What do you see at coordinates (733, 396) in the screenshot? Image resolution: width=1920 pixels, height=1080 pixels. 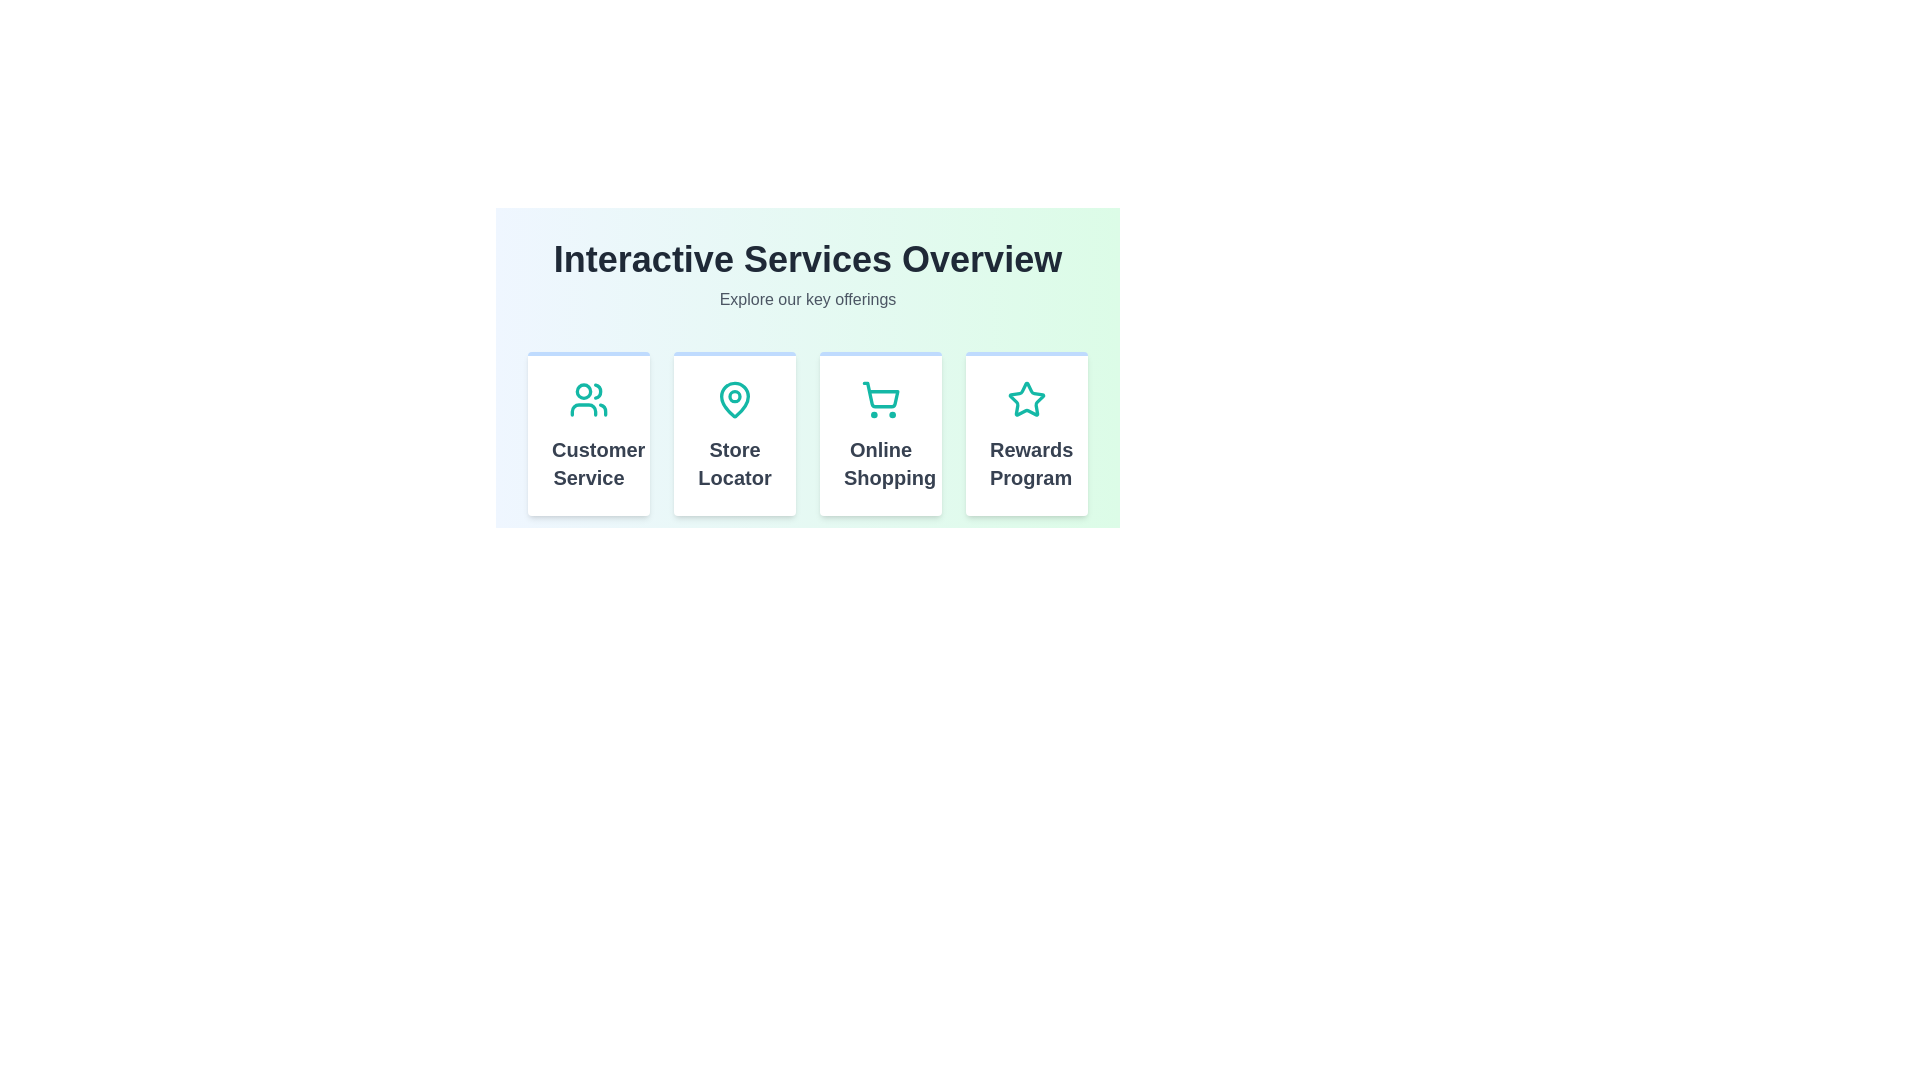 I see `the teal circular decorative component within the 'Store Locator' map pin icon, located at the center of the icon on the second card from the left` at bounding box center [733, 396].